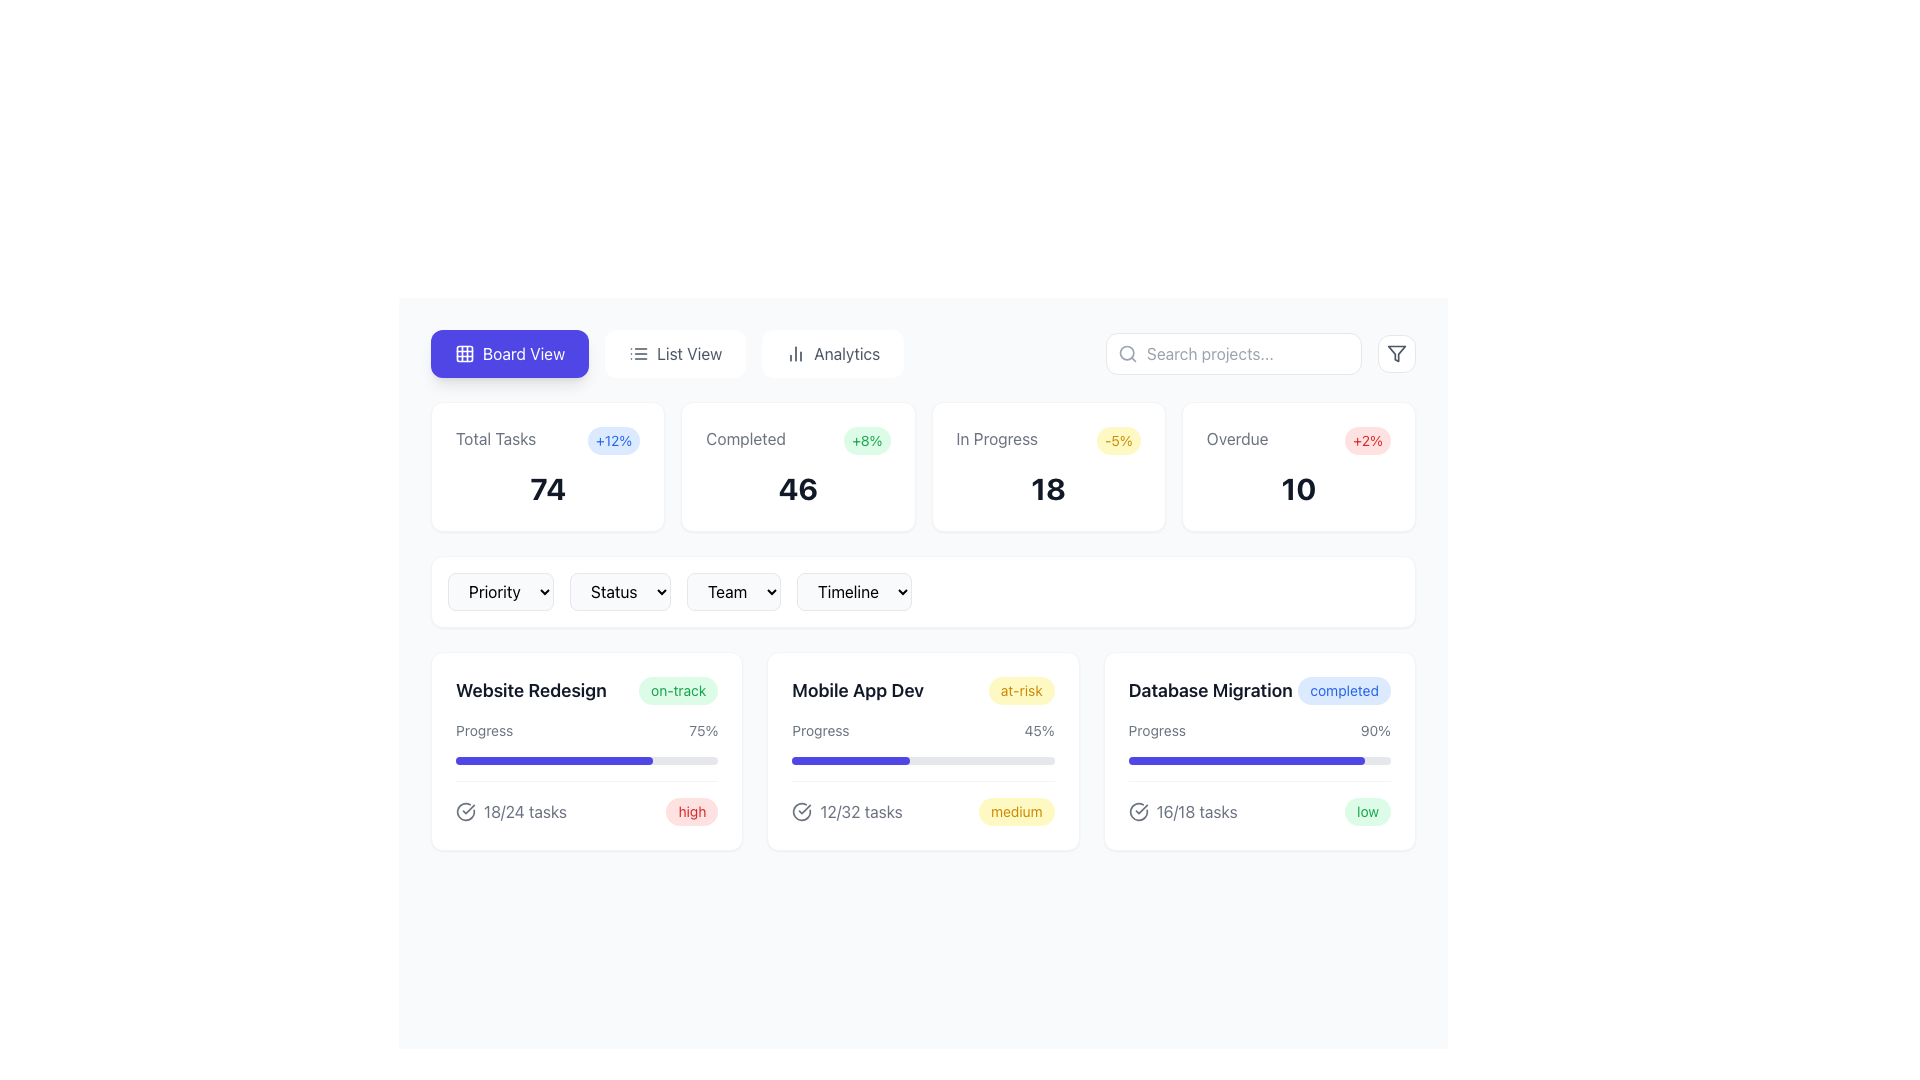 Image resolution: width=1920 pixels, height=1080 pixels. I want to click on the status badge indicating a positive change percentage for completed tasks located immediately to the right of the text 'Completed', so click(867, 439).